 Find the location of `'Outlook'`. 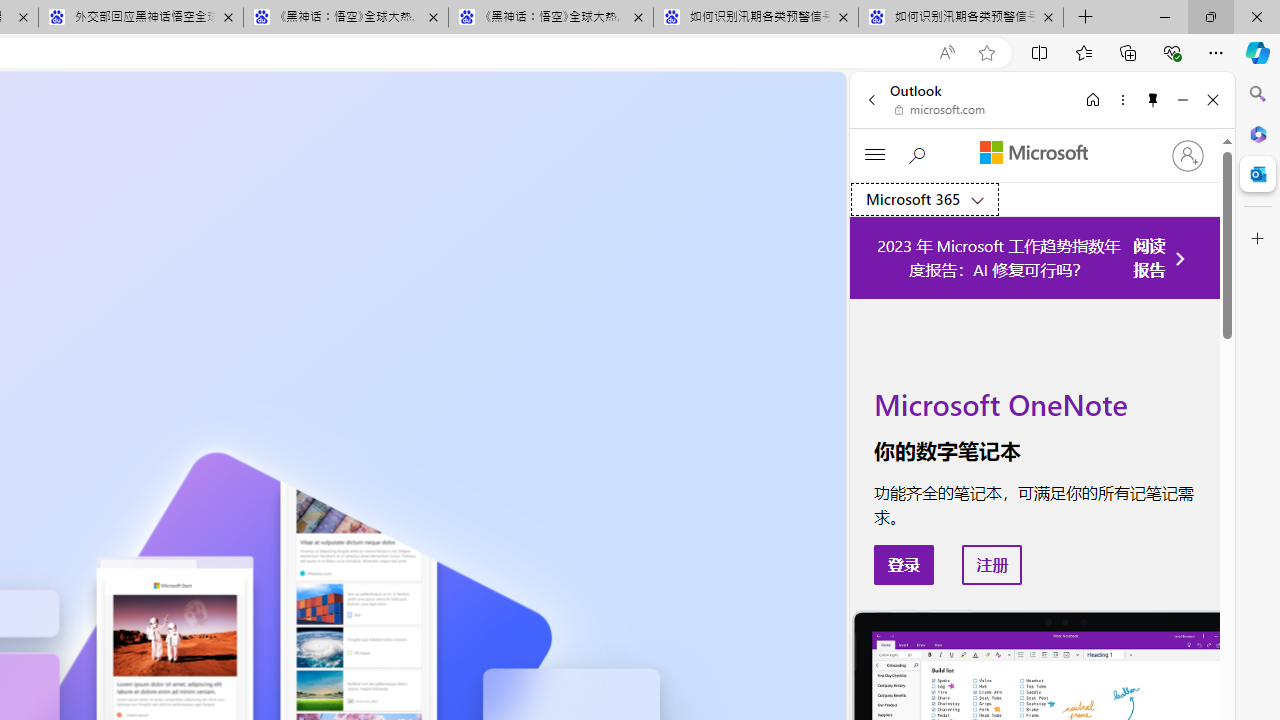

'Outlook' is located at coordinates (1257, 173).